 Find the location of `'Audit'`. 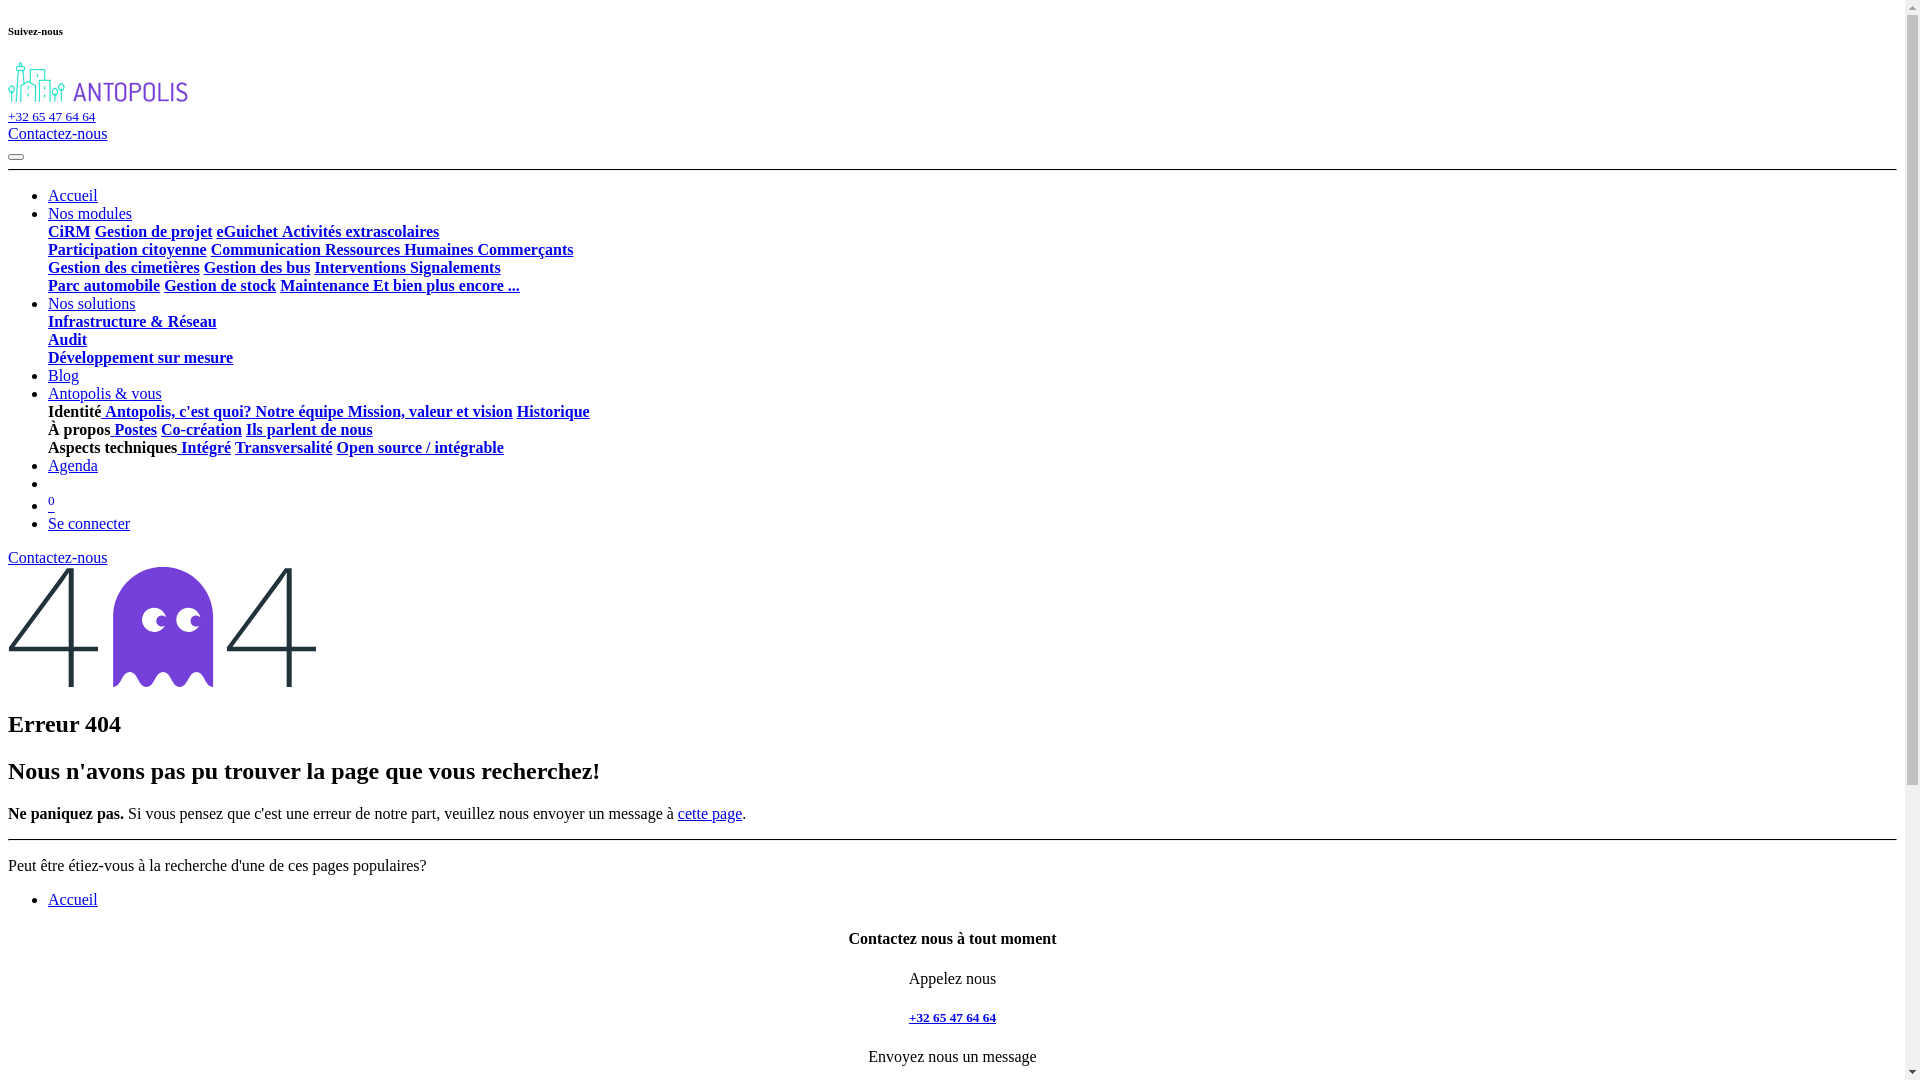

'Audit' is located at coordinates (67, 338).